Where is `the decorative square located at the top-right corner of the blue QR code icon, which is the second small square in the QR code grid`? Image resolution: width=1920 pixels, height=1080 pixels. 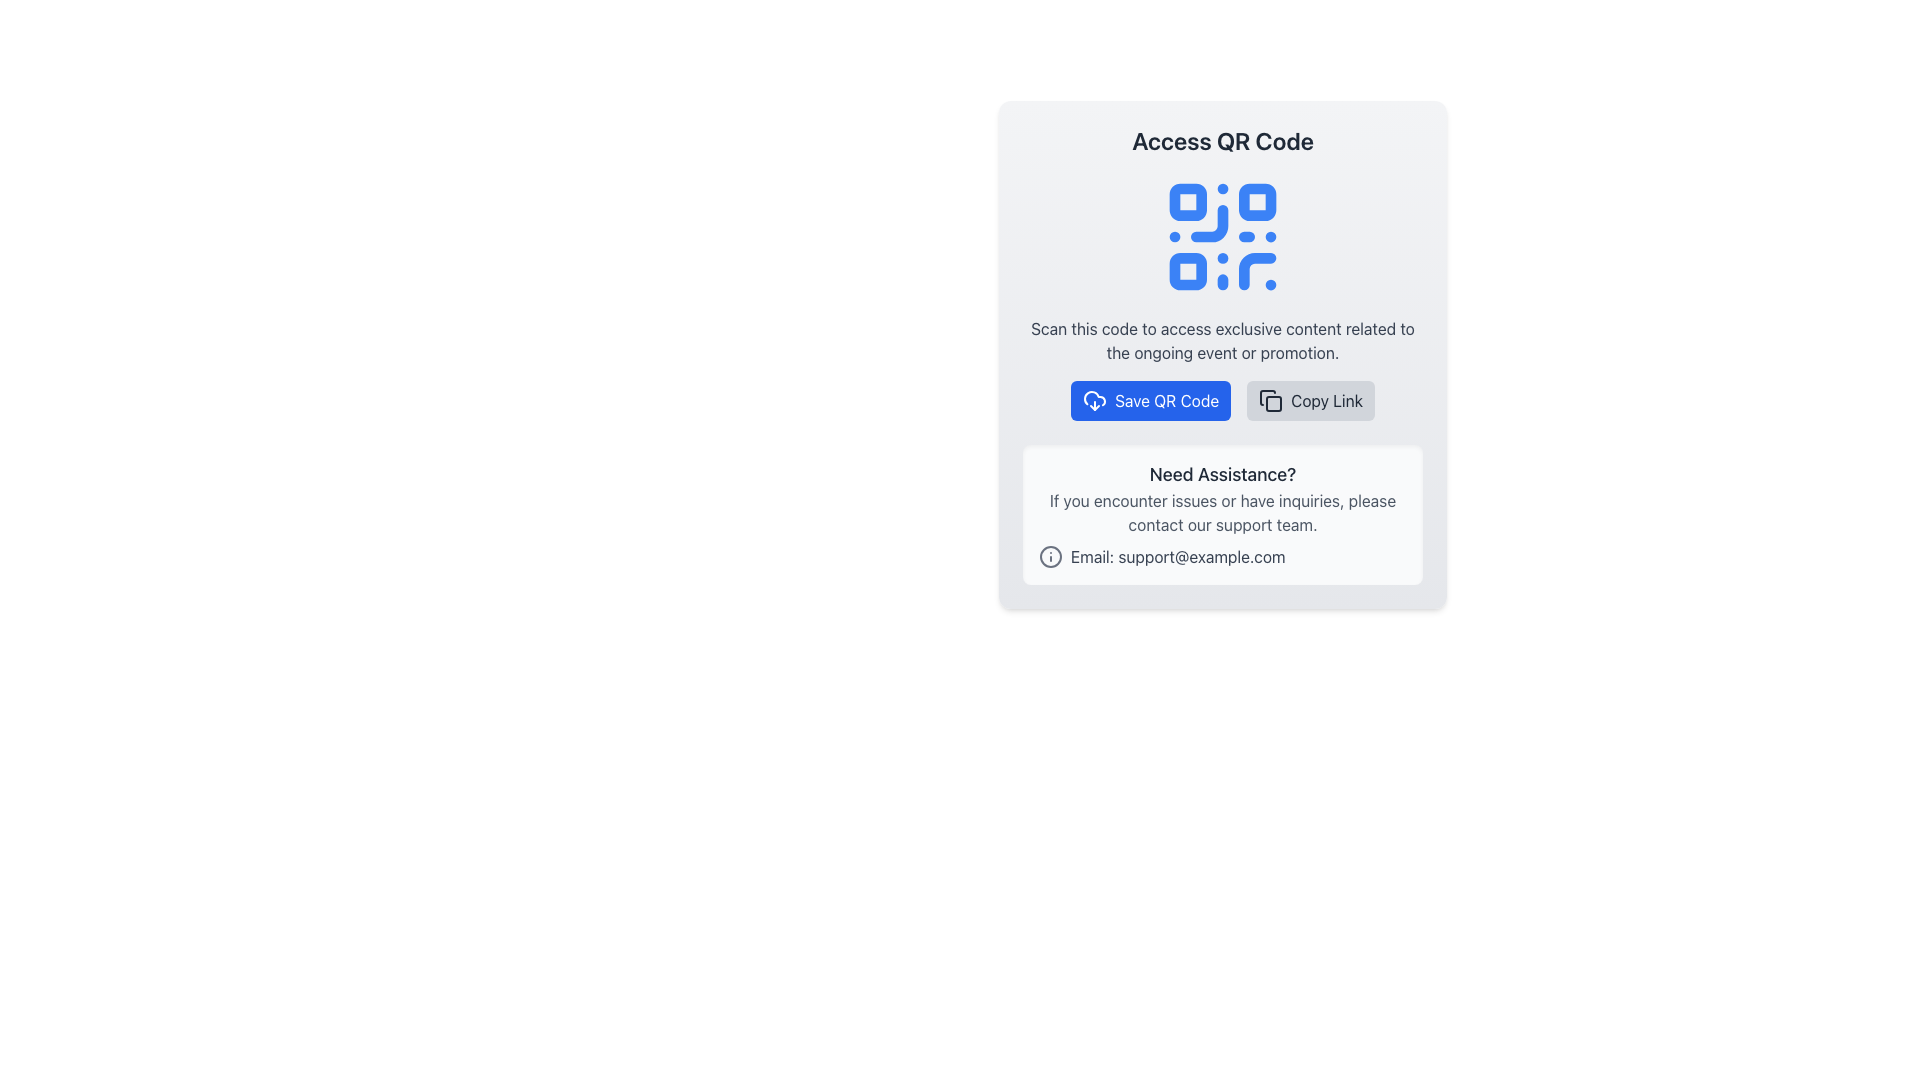
the decorative square located at the top-right corner of the blue QR code icon, which is the second small square in the QR code grid is located at coordinates (1256, 202).